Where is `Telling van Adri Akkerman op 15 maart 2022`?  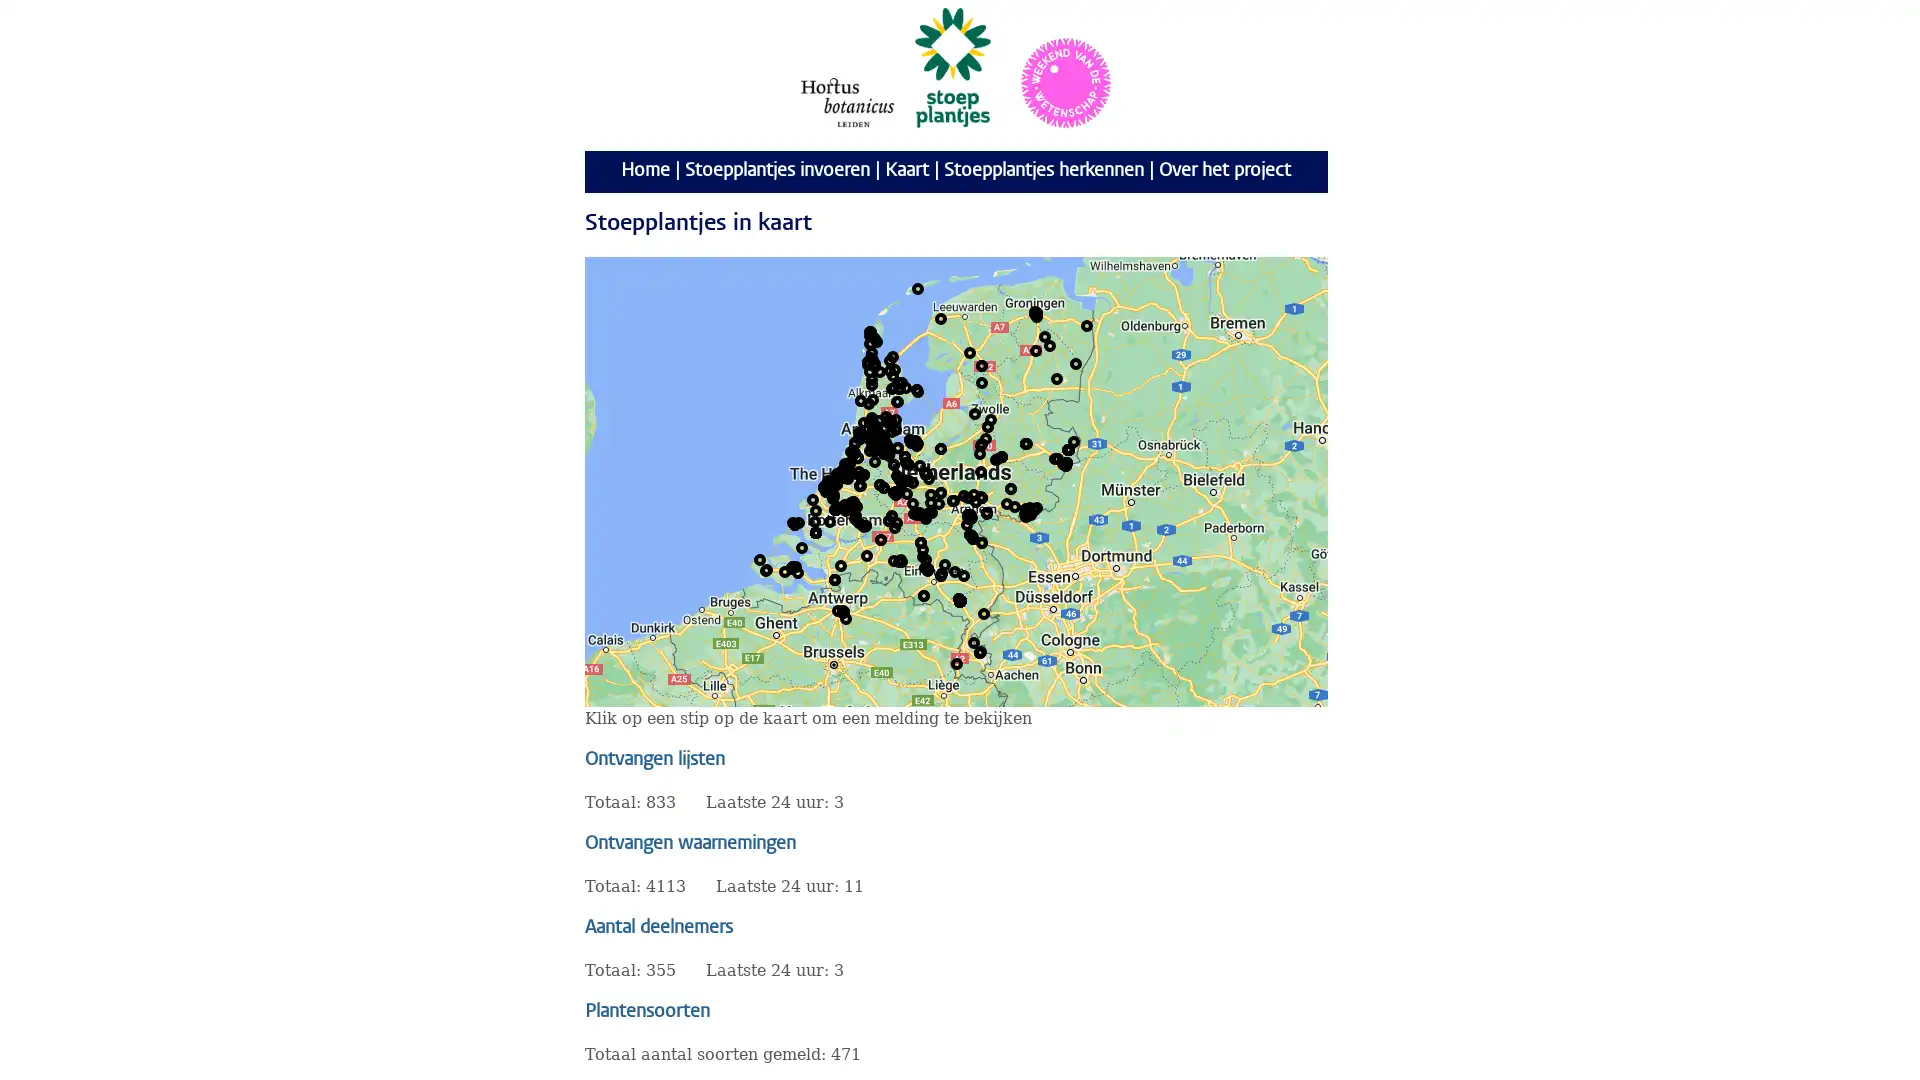 Telling van Adri Akkerman op 15 maart 2022 is located at coordinates (1036, 312).